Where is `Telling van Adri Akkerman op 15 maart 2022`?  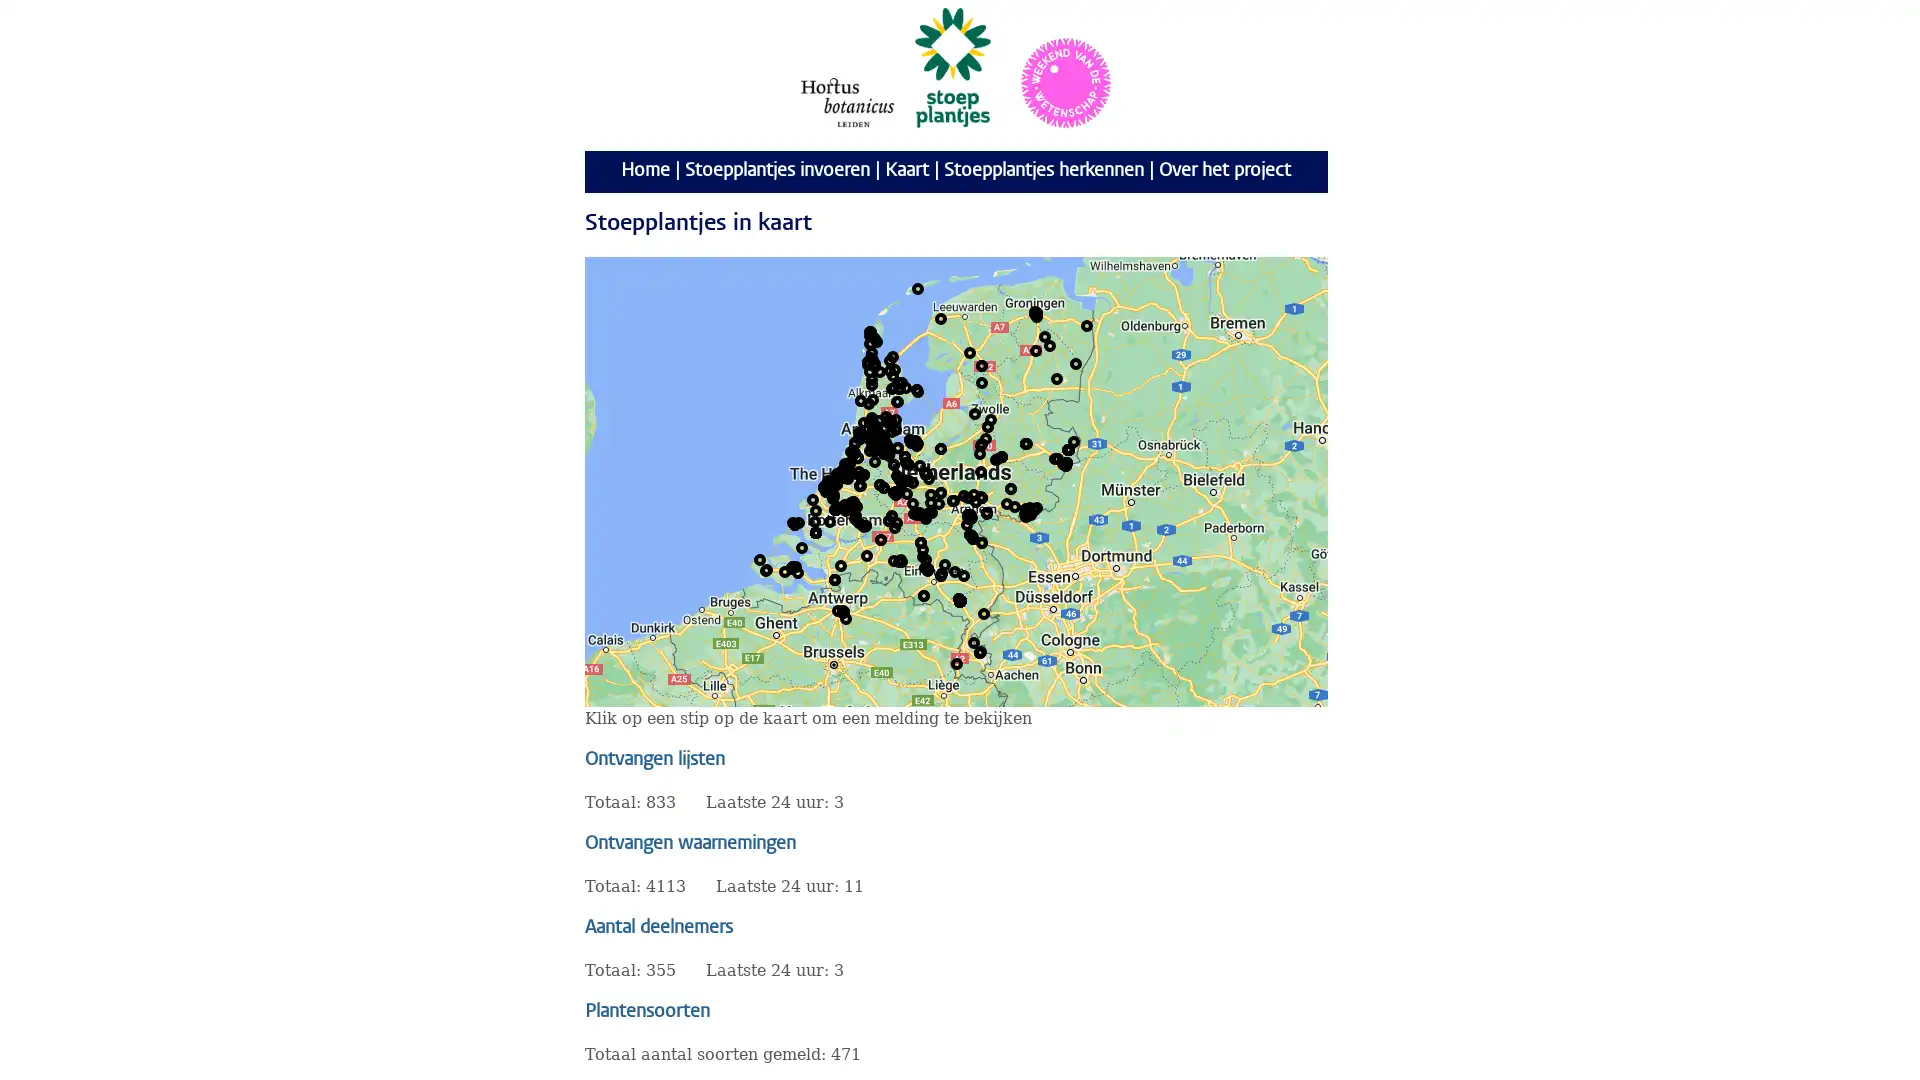 Telling van Adri Akkerman op 15 maart 2022 is located at coordinates (1036, 312).